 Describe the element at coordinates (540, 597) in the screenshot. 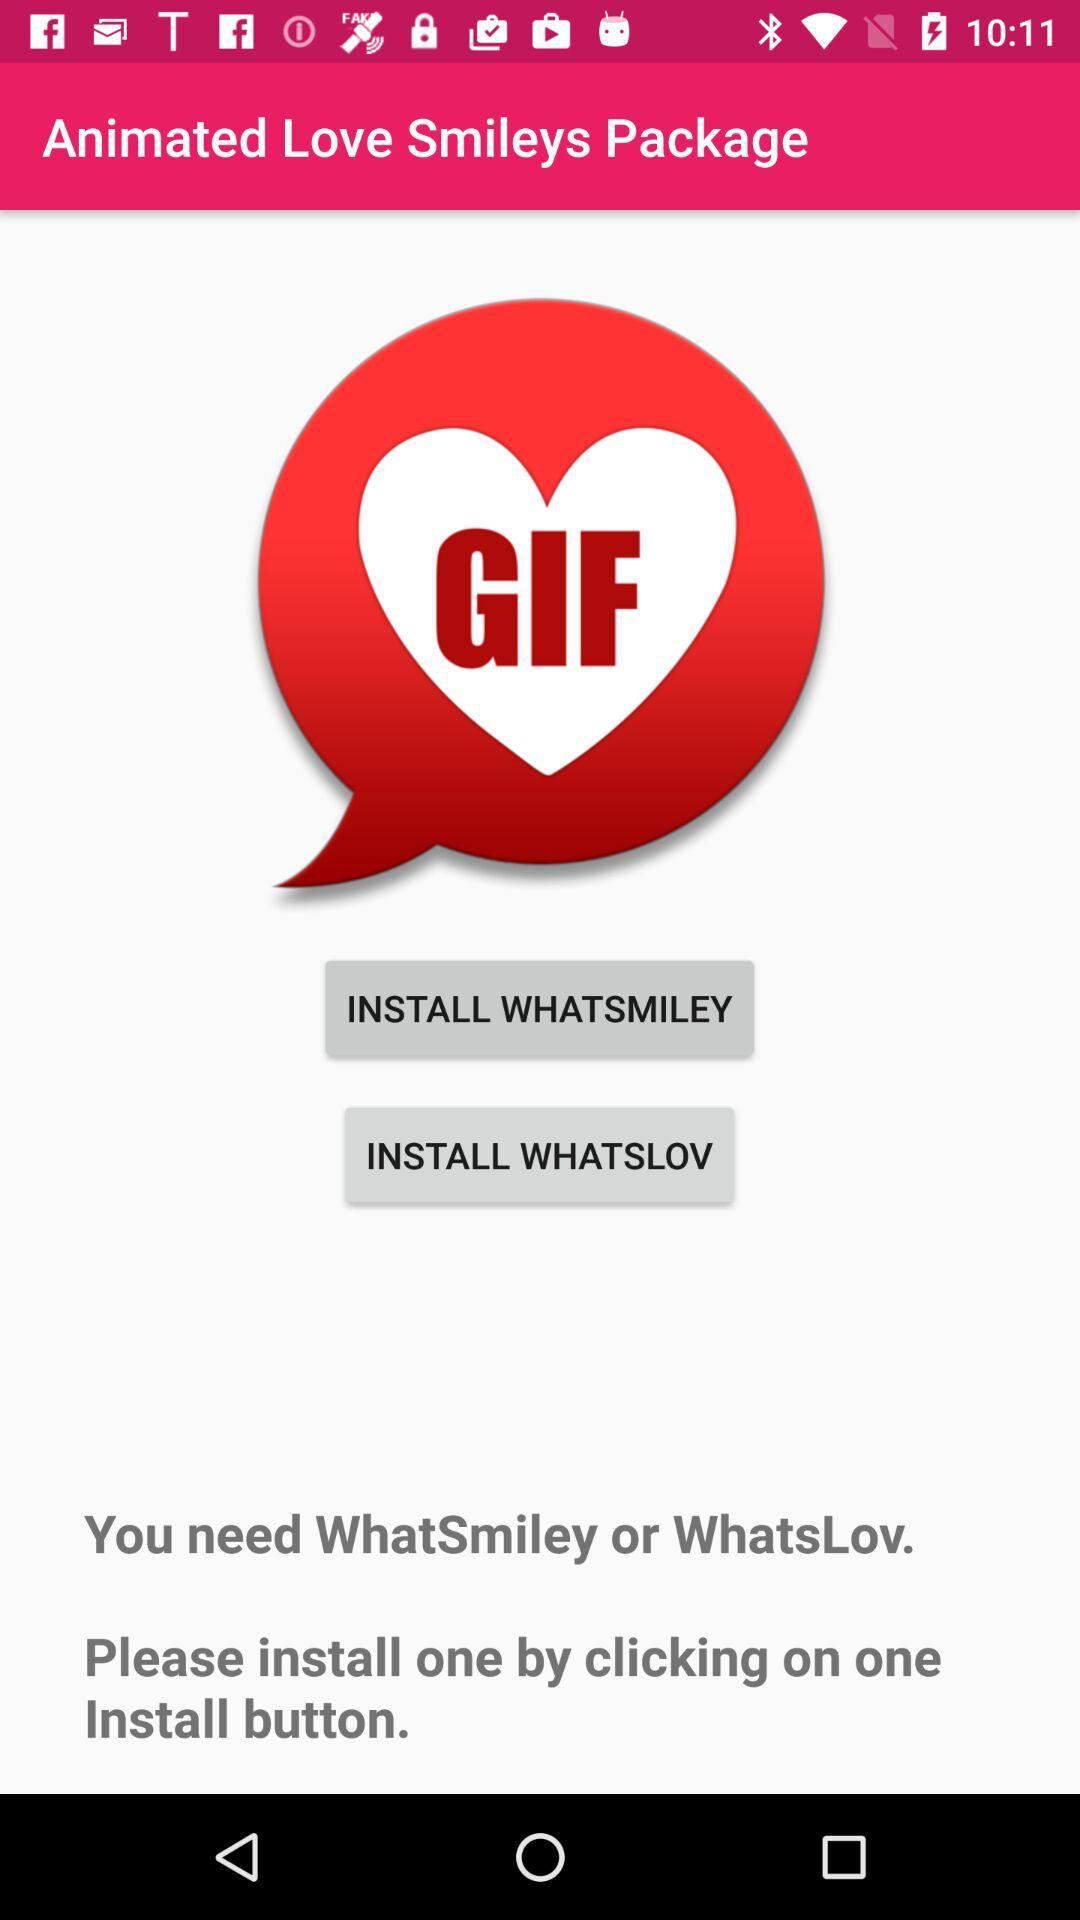

I see `icon below animated love smileys icon` at that location.